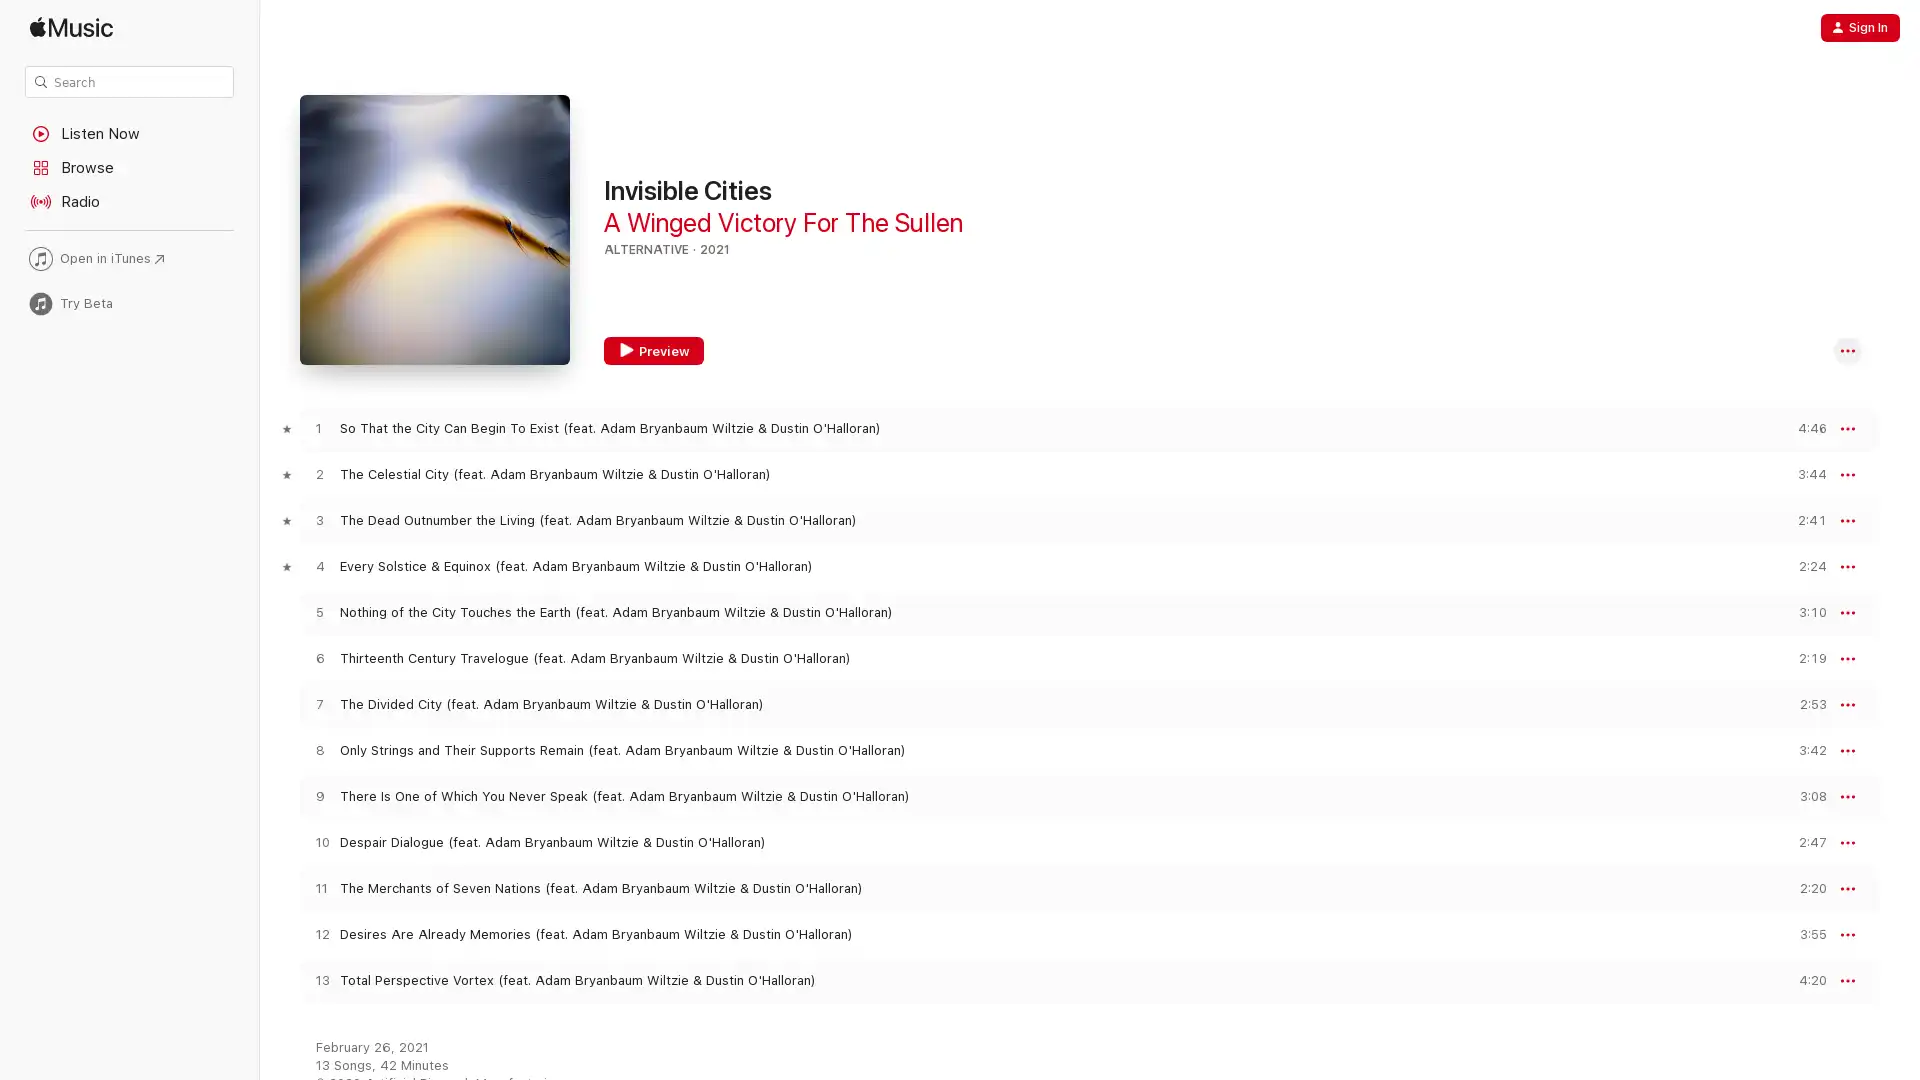 The height and width of the screenshot is (1080, 1920). I want to click on Play, so click(318, 887).